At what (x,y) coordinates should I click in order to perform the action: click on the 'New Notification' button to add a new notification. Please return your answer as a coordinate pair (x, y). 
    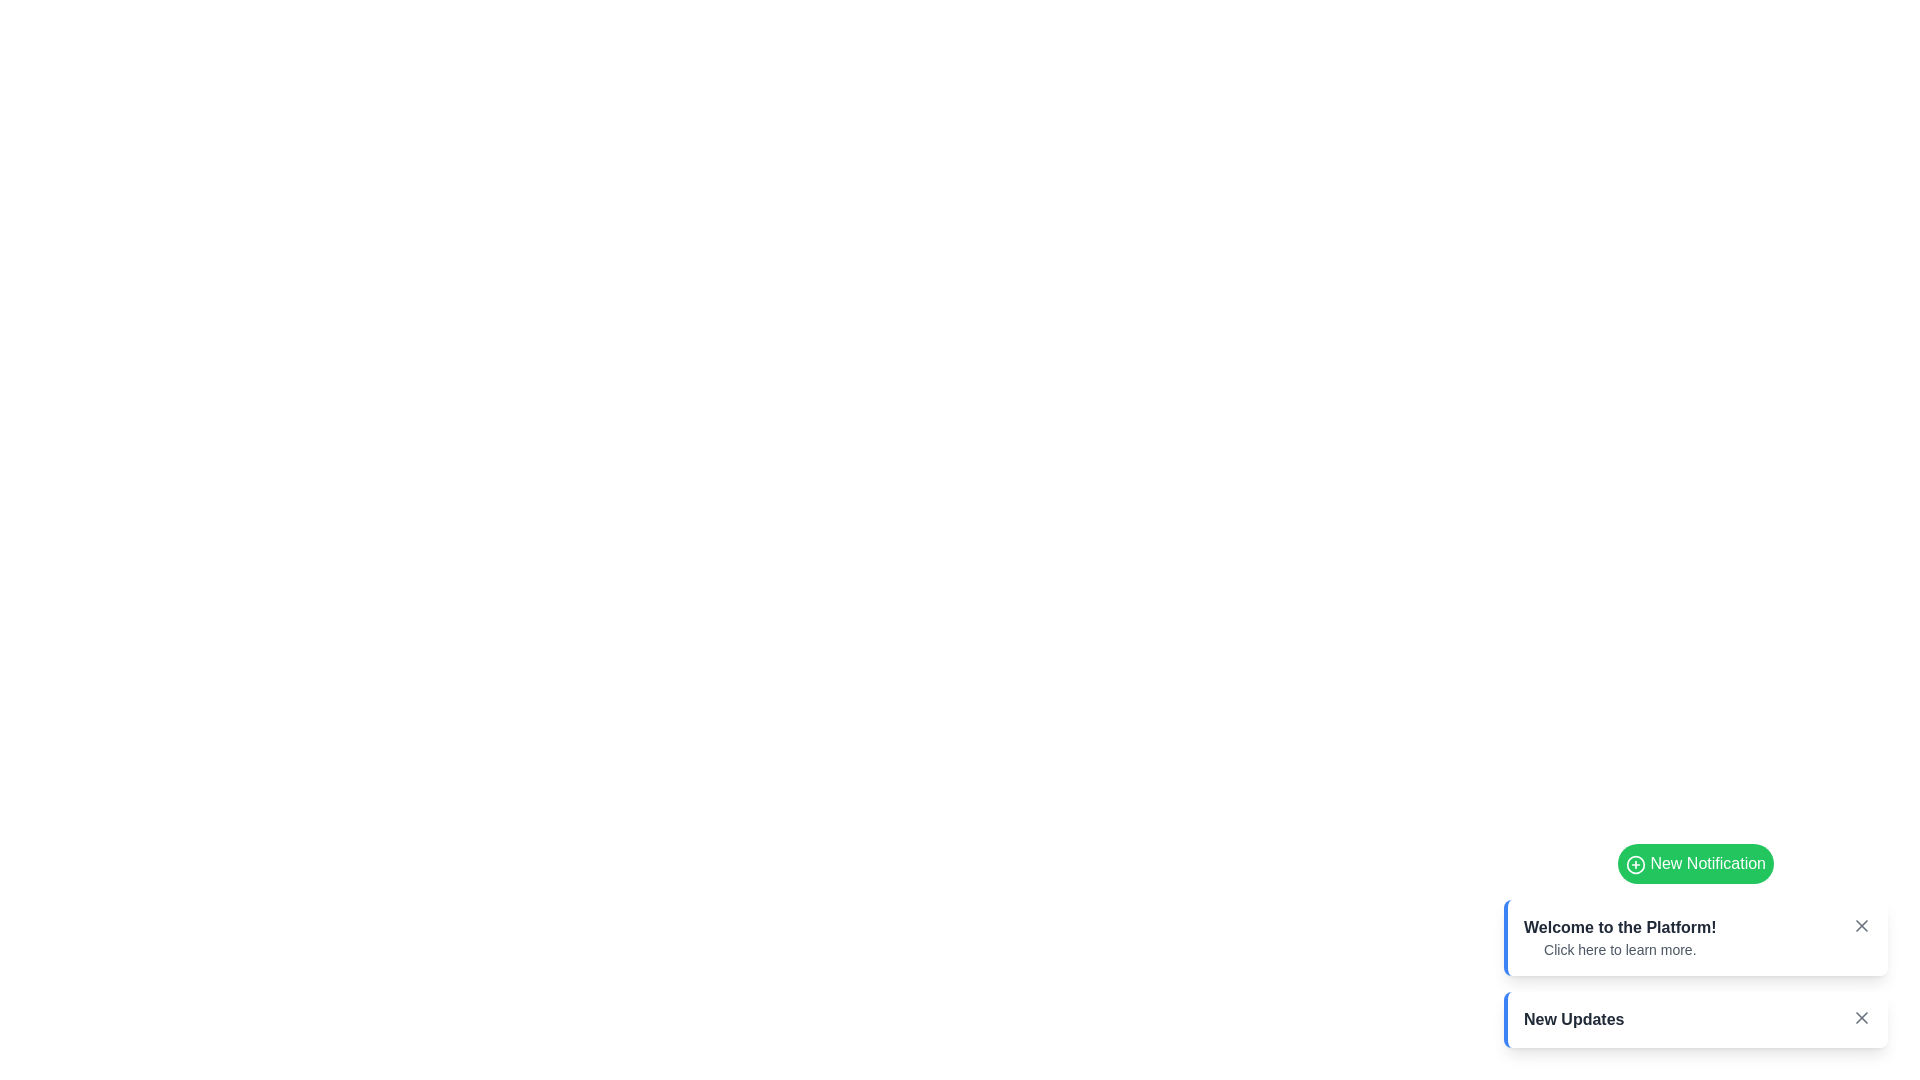
    Looking at the image, I should click on (1694, 863).